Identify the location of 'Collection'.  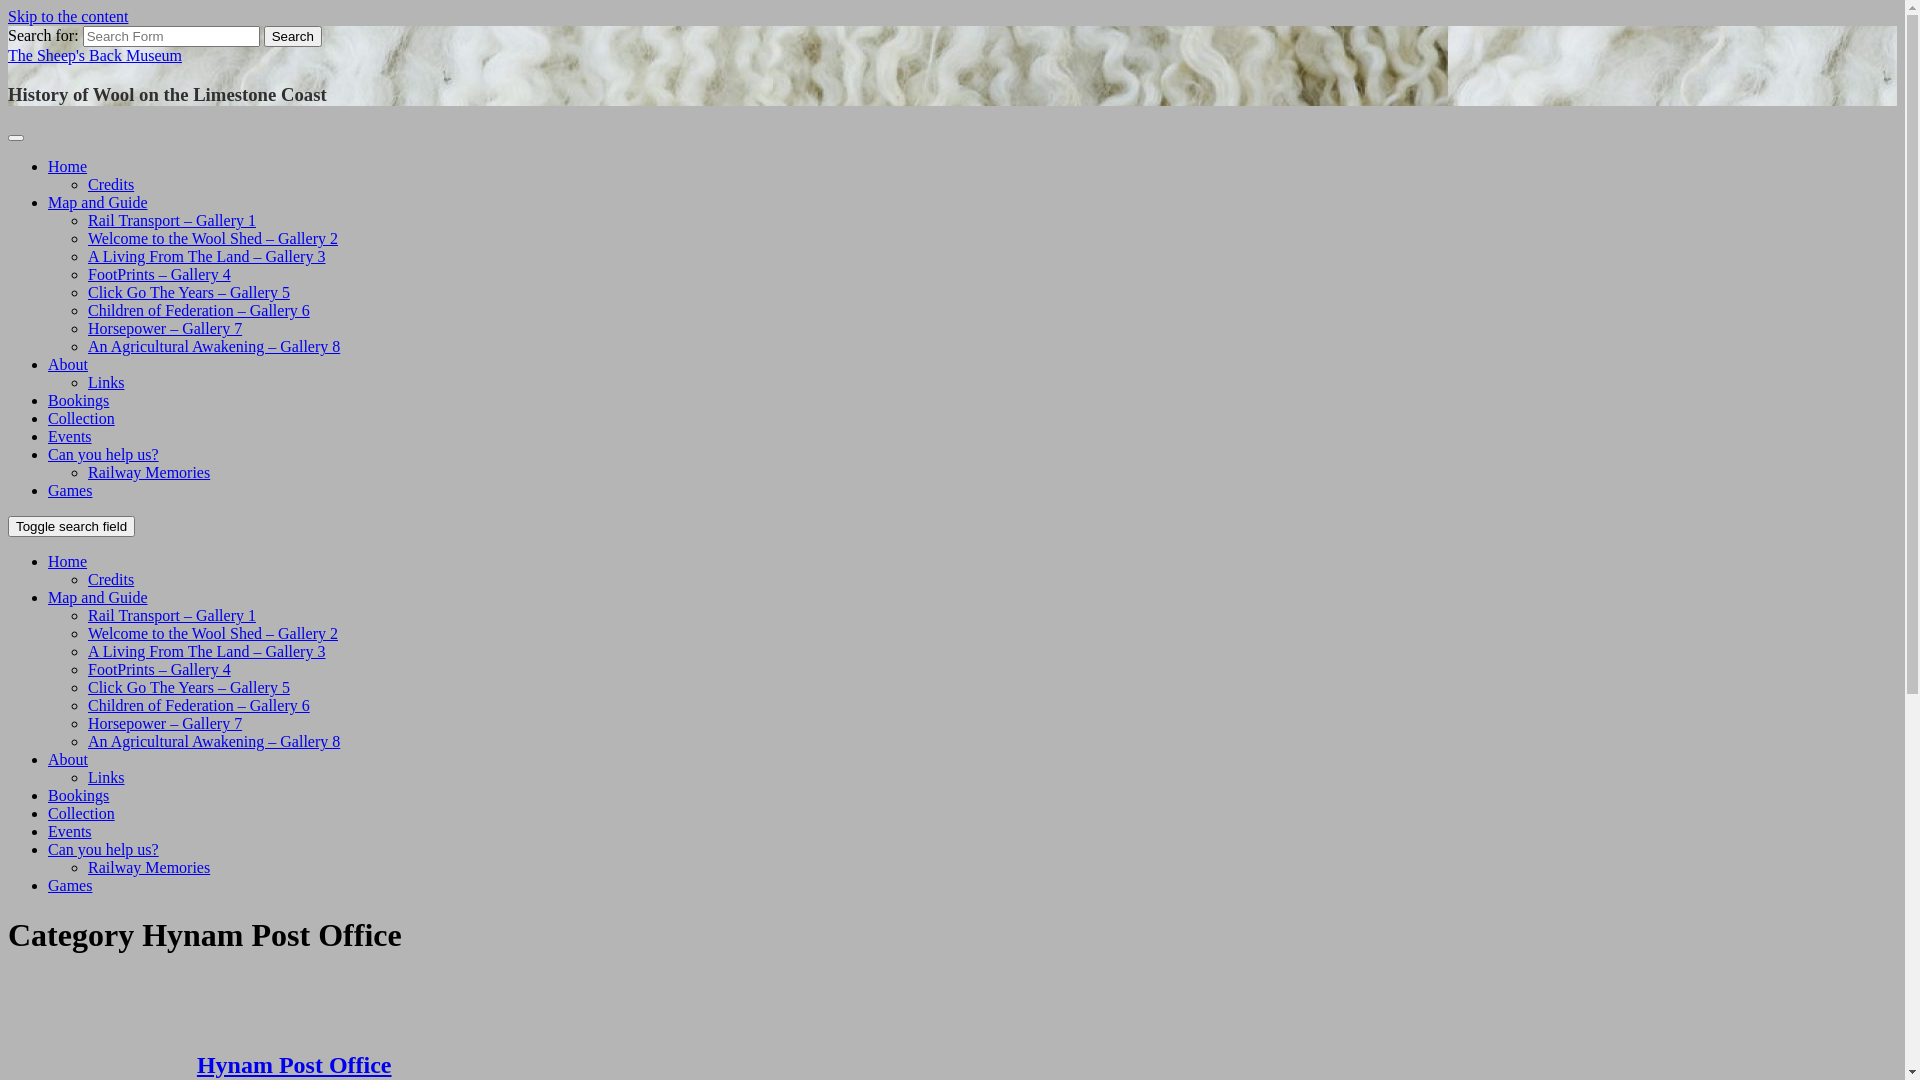
(80, 813).